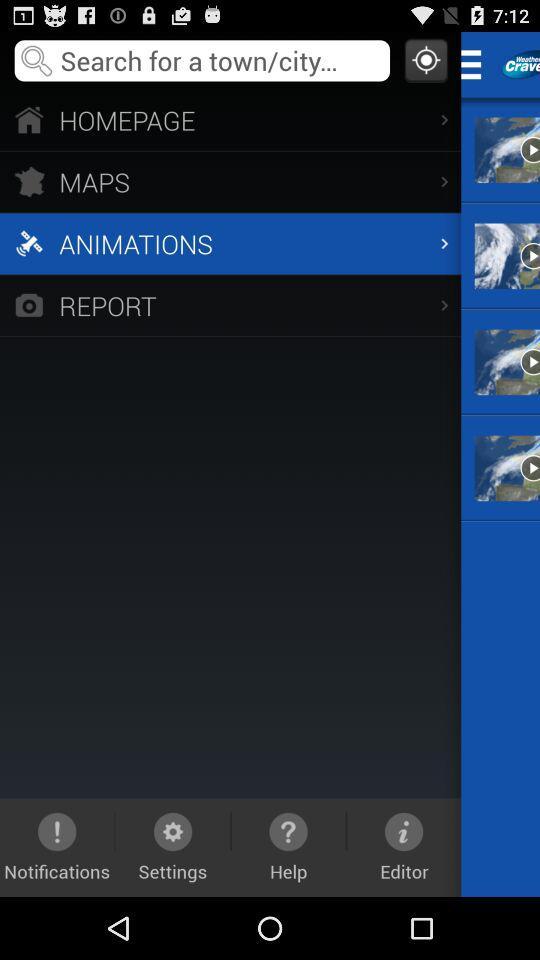  I want to click on the animations icon, so click(229, 242).